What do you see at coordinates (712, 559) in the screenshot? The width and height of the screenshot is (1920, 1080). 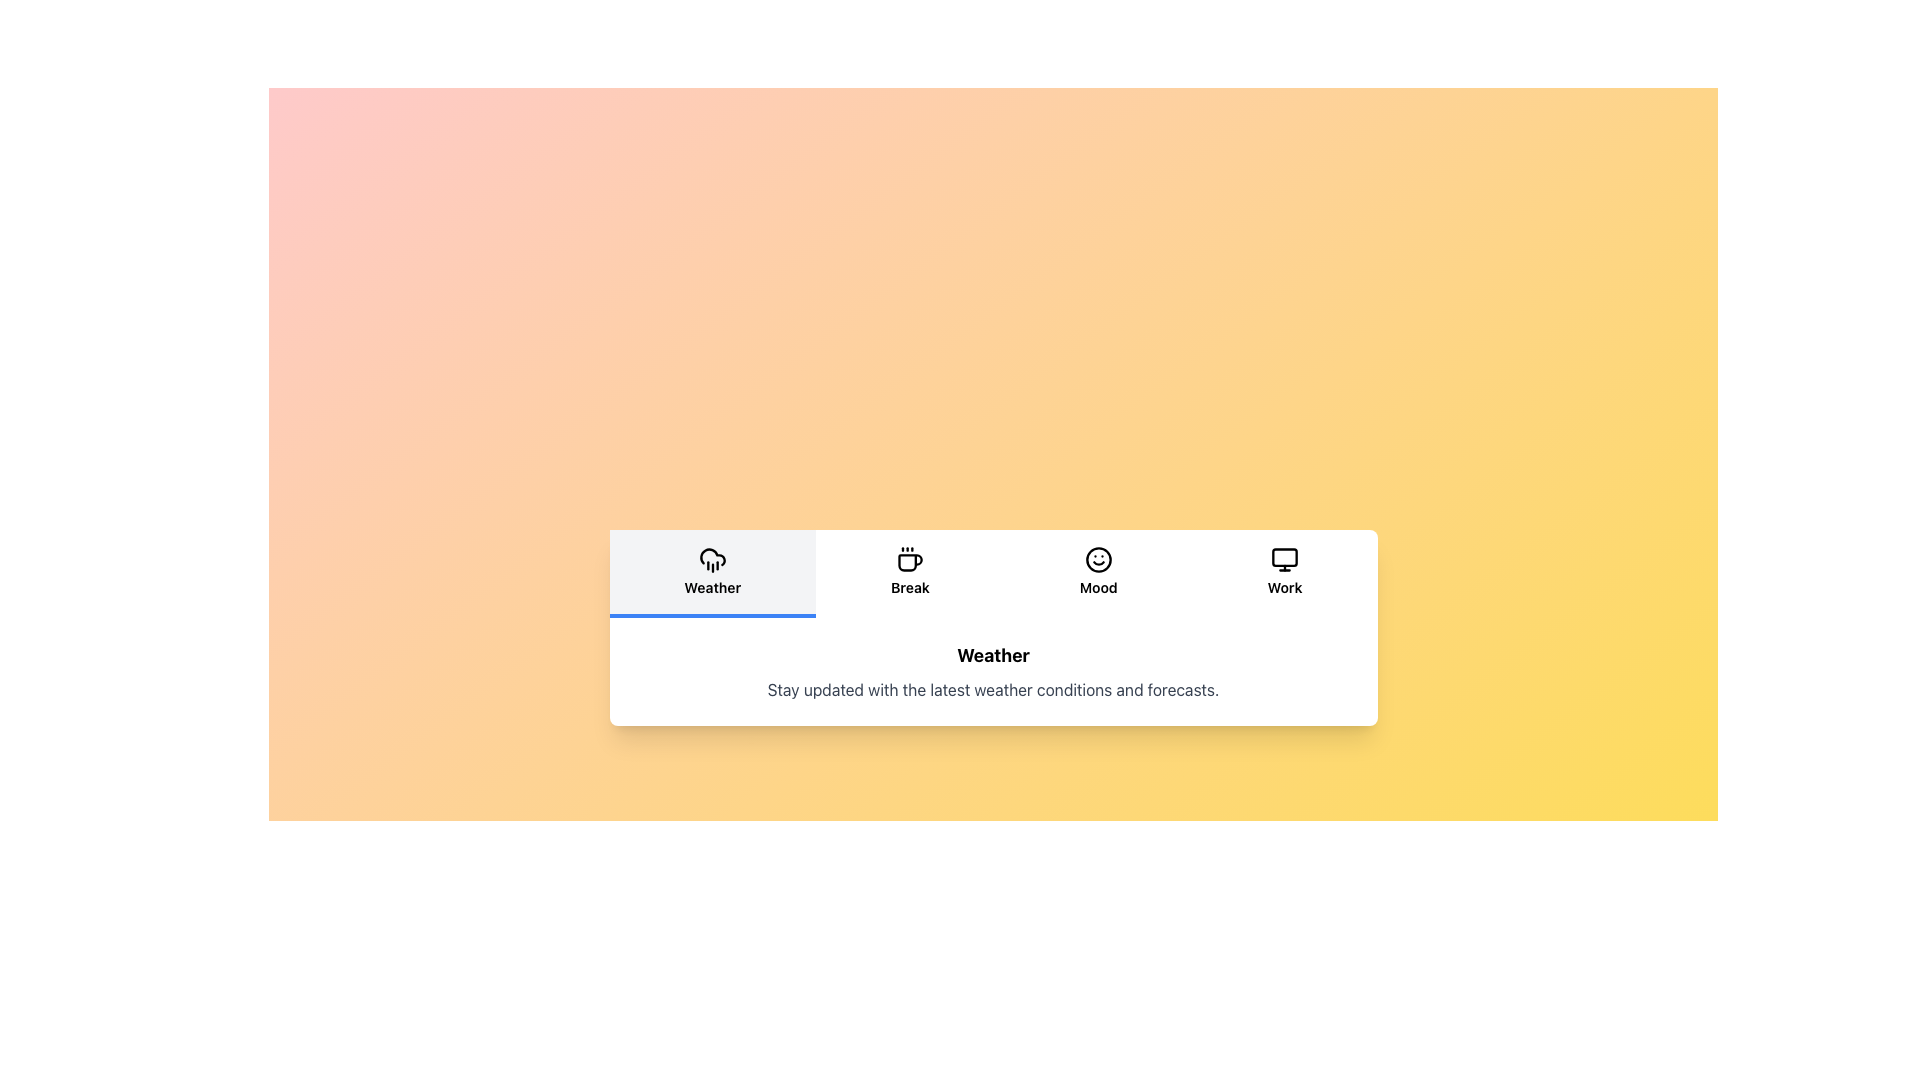 I see `the cloud icon with rain droplets above the 'Weather' text in the top center of the menu to identify its meaning` at bounding box center [712, 559].